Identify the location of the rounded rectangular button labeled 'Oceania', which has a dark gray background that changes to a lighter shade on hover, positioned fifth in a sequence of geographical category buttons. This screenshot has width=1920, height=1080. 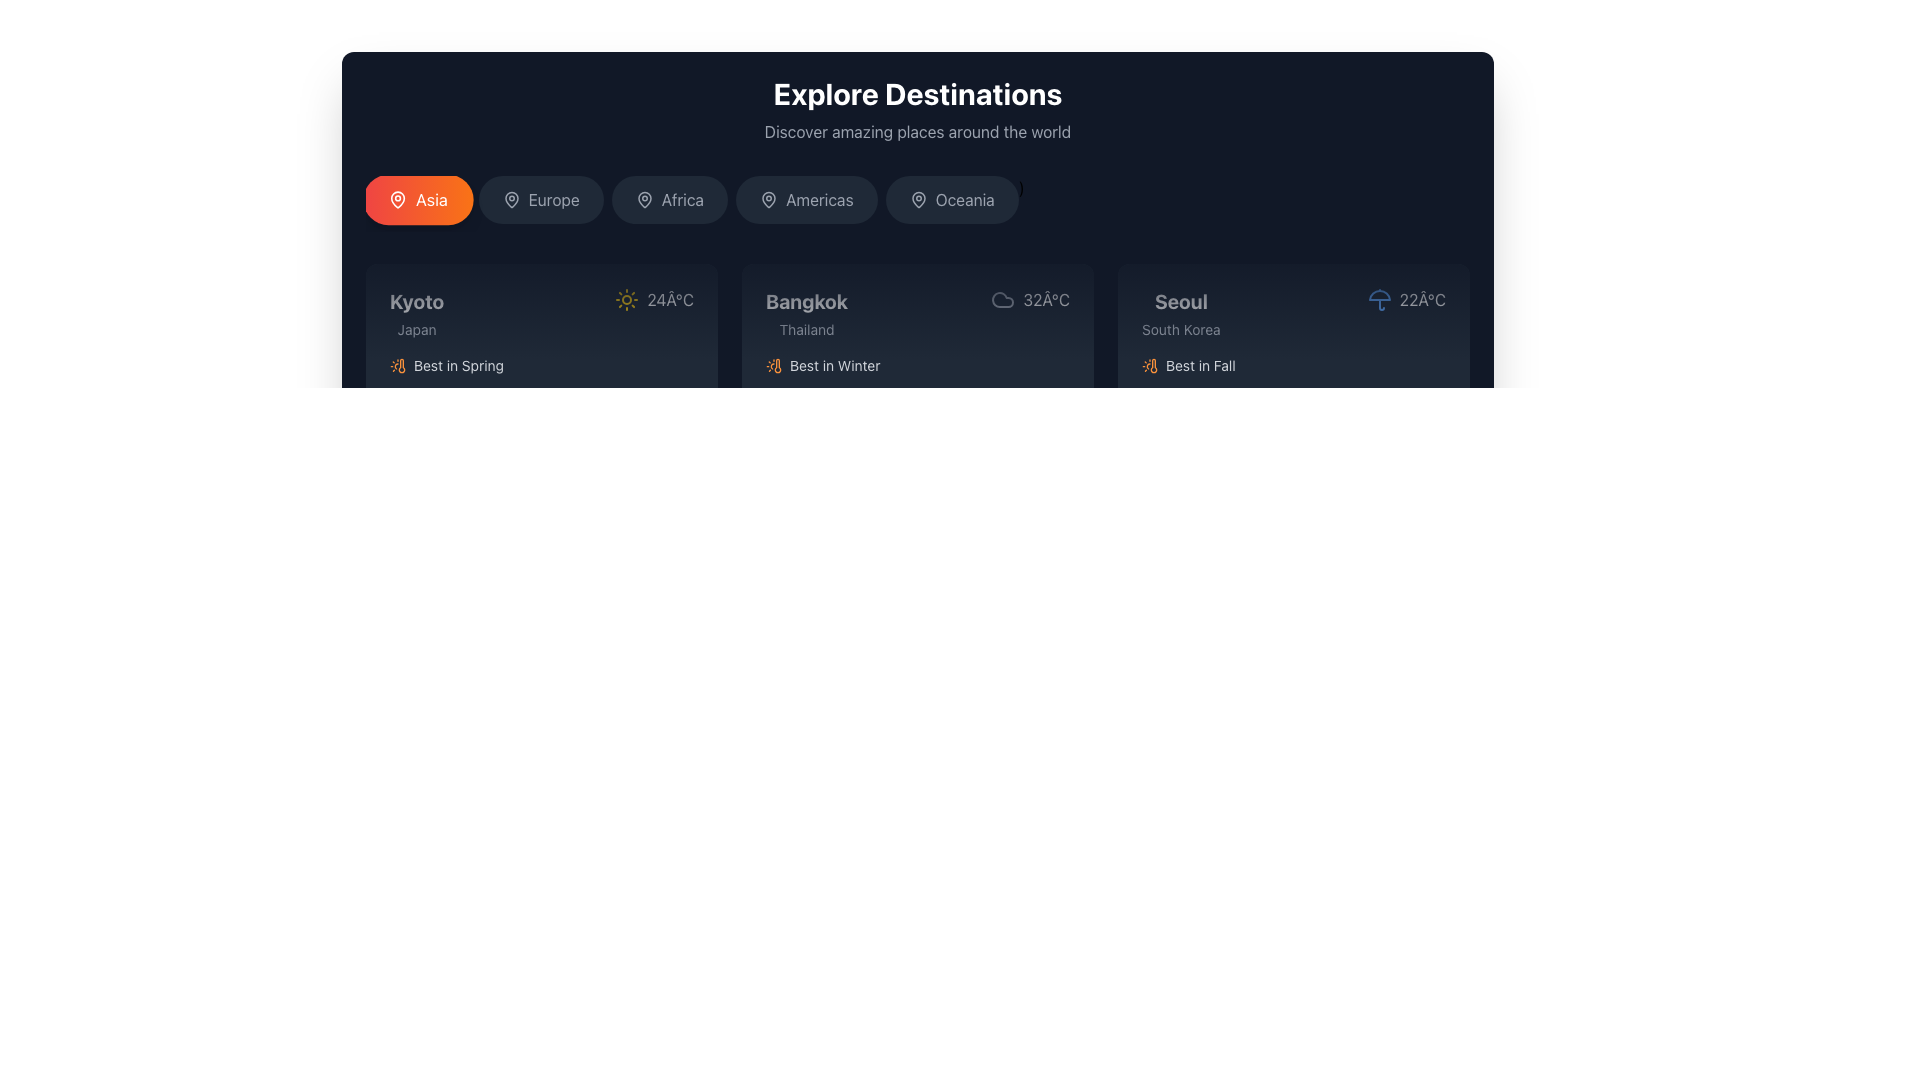
(951, 200).